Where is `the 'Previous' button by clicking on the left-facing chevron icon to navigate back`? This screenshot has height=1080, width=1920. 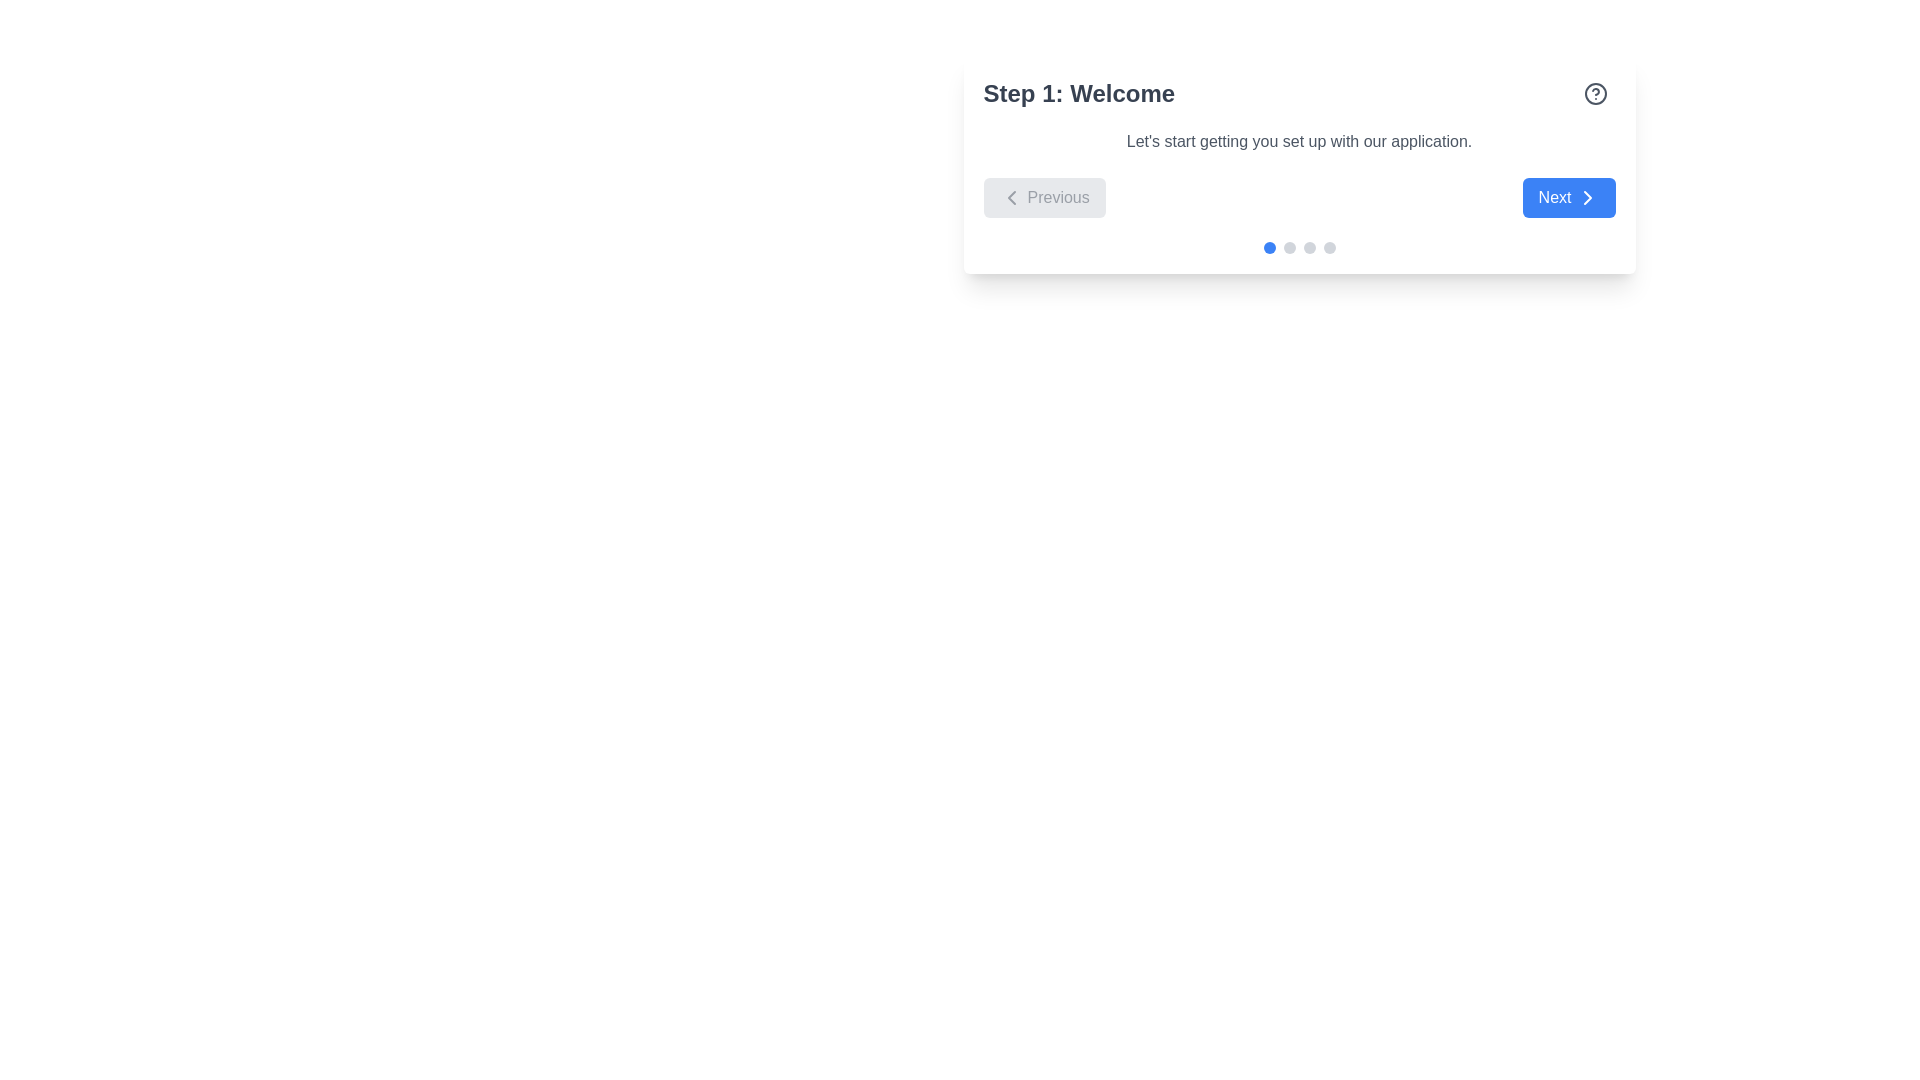 the 'Previous' button by clicking on the left-facing chevron icon to navigate back is located at coordinates (1011, 197).